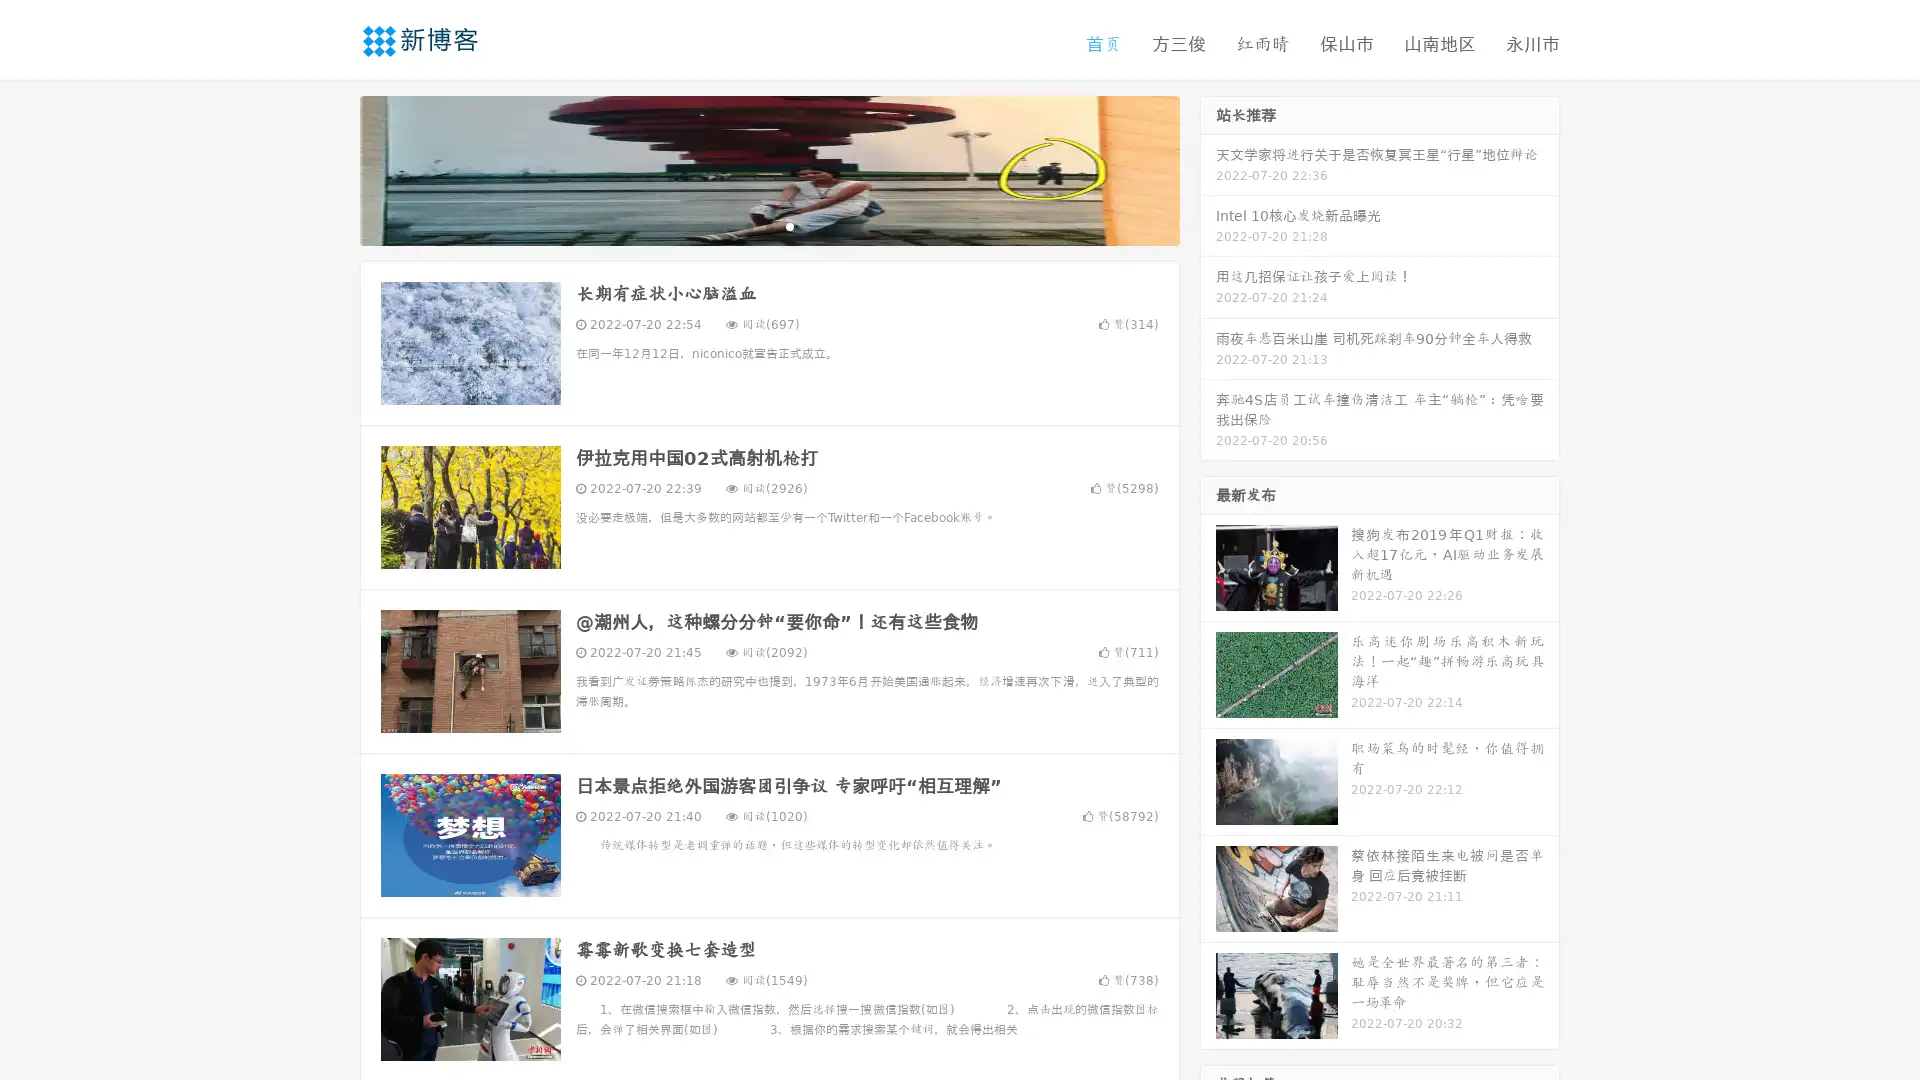 The height and width of the screenshot is (1080, 1920). I want to click on Previous slide, so click(330, 168).